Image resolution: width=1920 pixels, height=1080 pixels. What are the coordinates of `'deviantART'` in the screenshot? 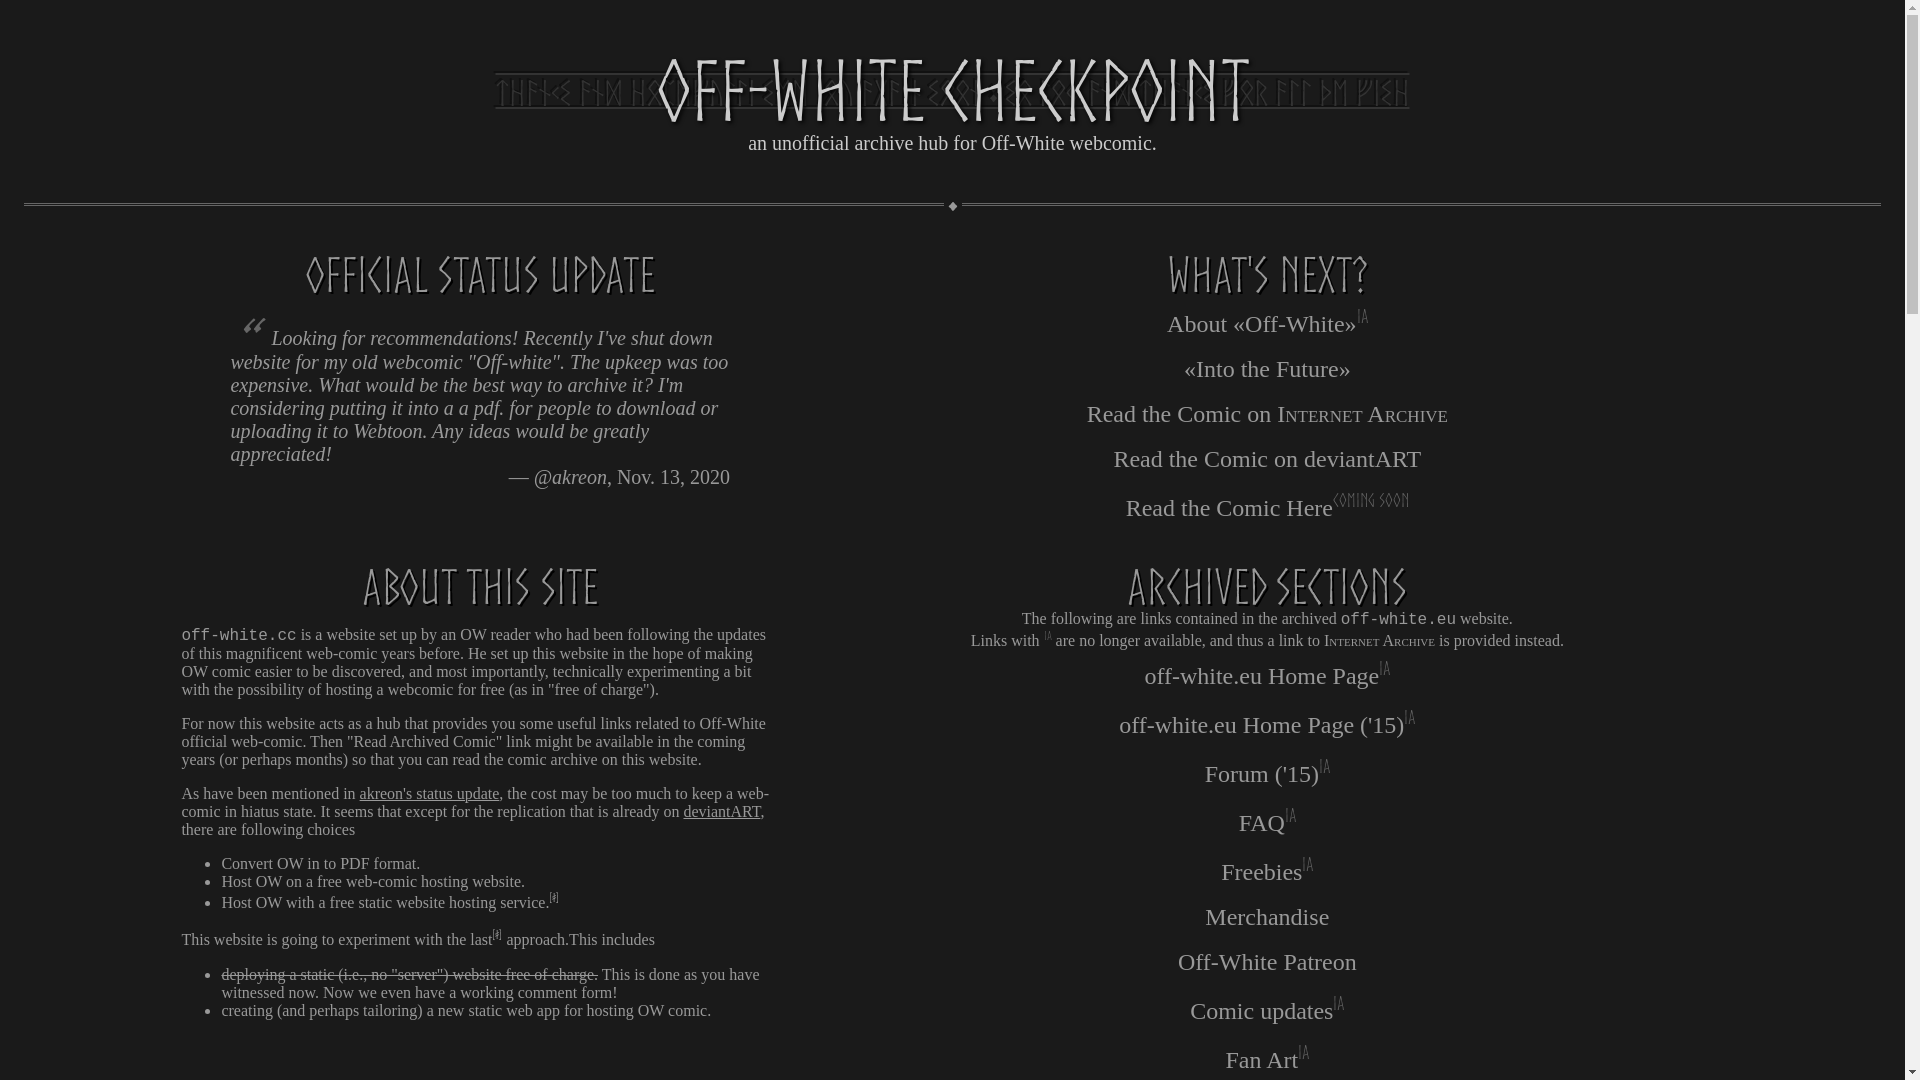 It's located at (720, 811).